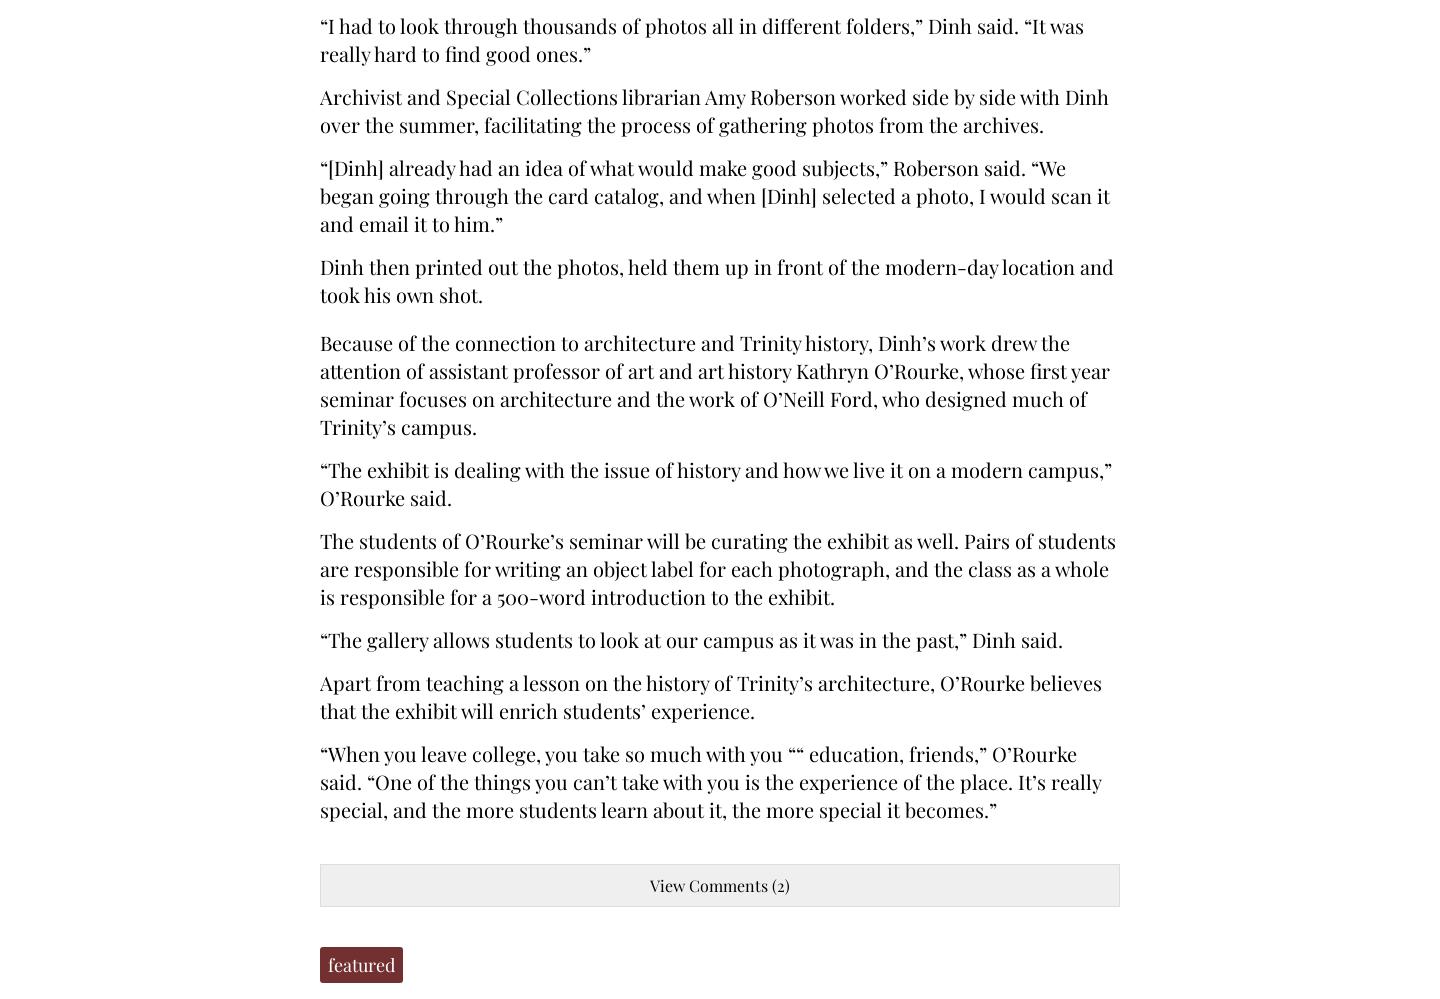 The image size is (1440, 999). Describe the element at coordinates (714, 384) in the screenshot. I see `'Because of the connection to architecture and Trinity history, Dinh’s work drew the attention of assistant professor of art and art history Kathryn O’Rourke, whose first year seminar focuses on architecture and the work of O’Neill Ford, who designed much of Trinity’s campus.'` at that location.